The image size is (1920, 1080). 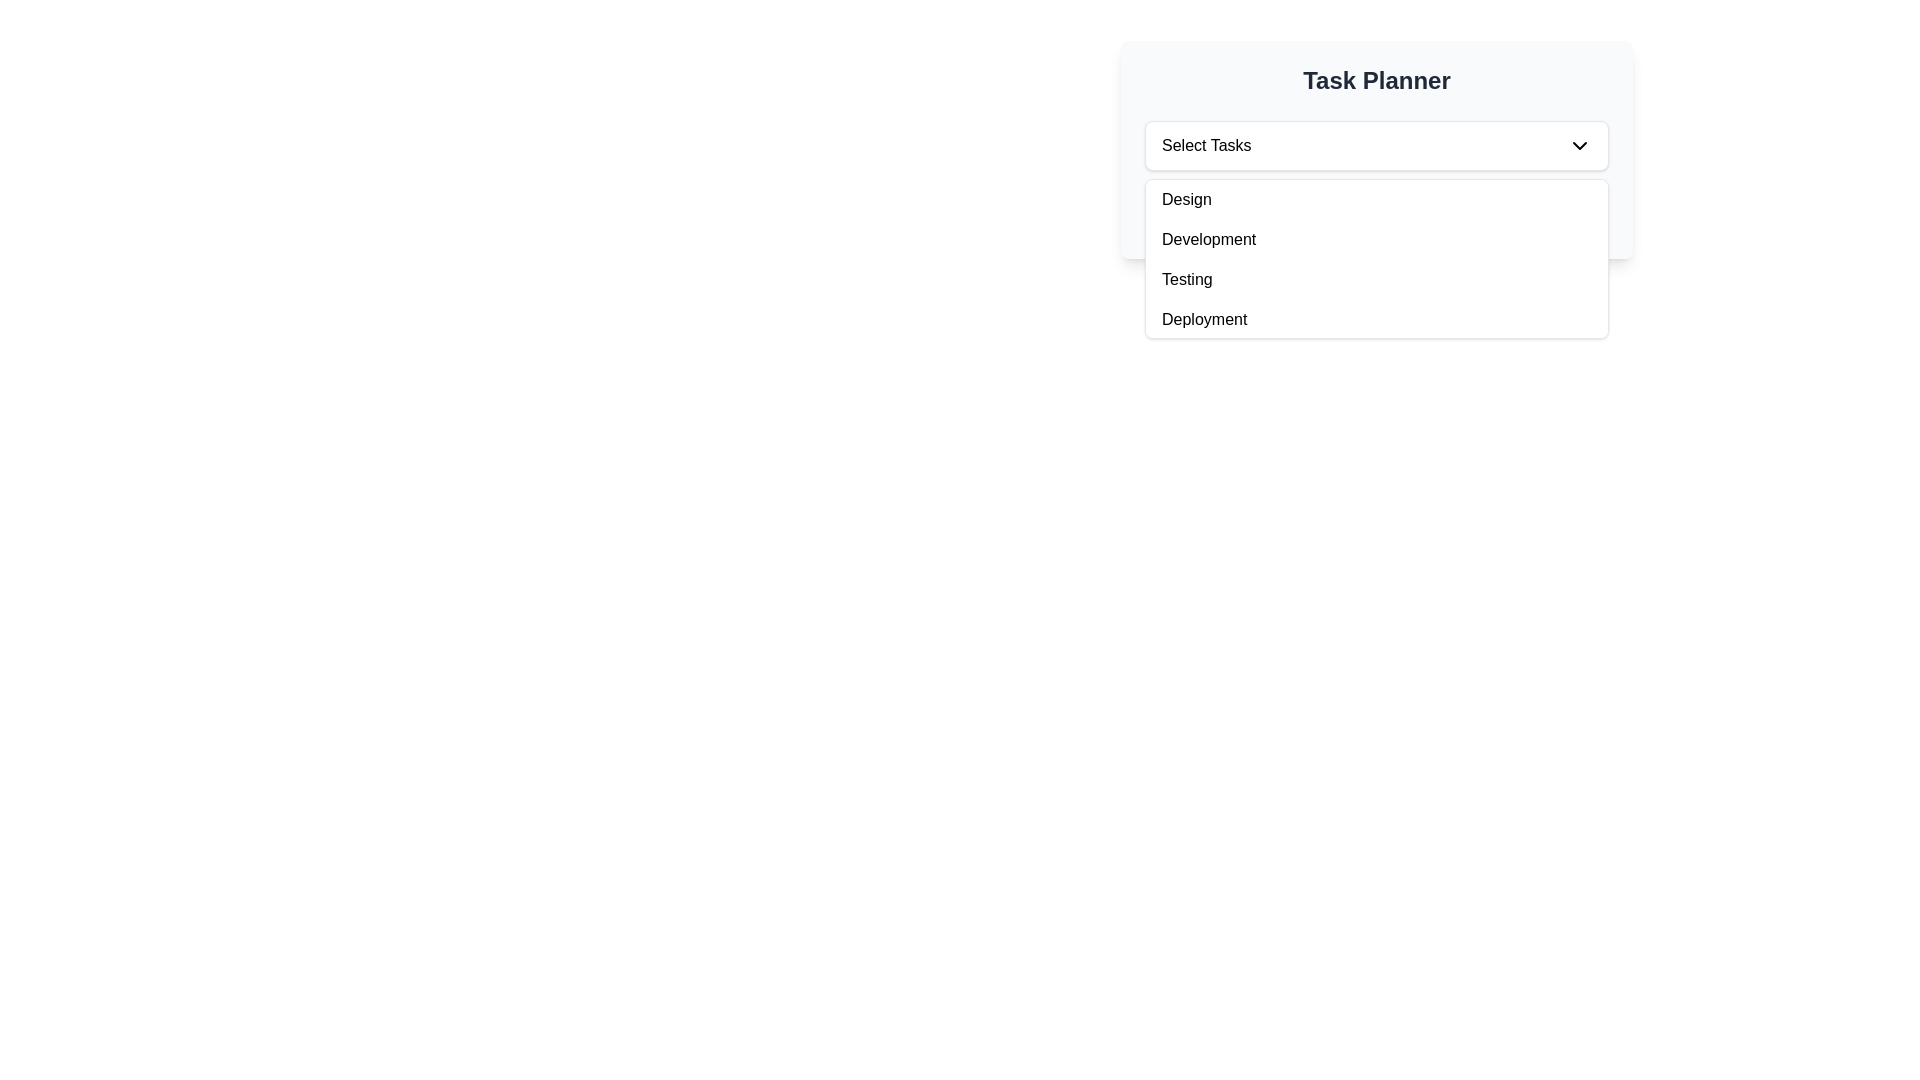 I want to click on the interactive dropdown menu located in the 'Task Planner' section below the title 'Task Planner', so click(x=1376, y=145).